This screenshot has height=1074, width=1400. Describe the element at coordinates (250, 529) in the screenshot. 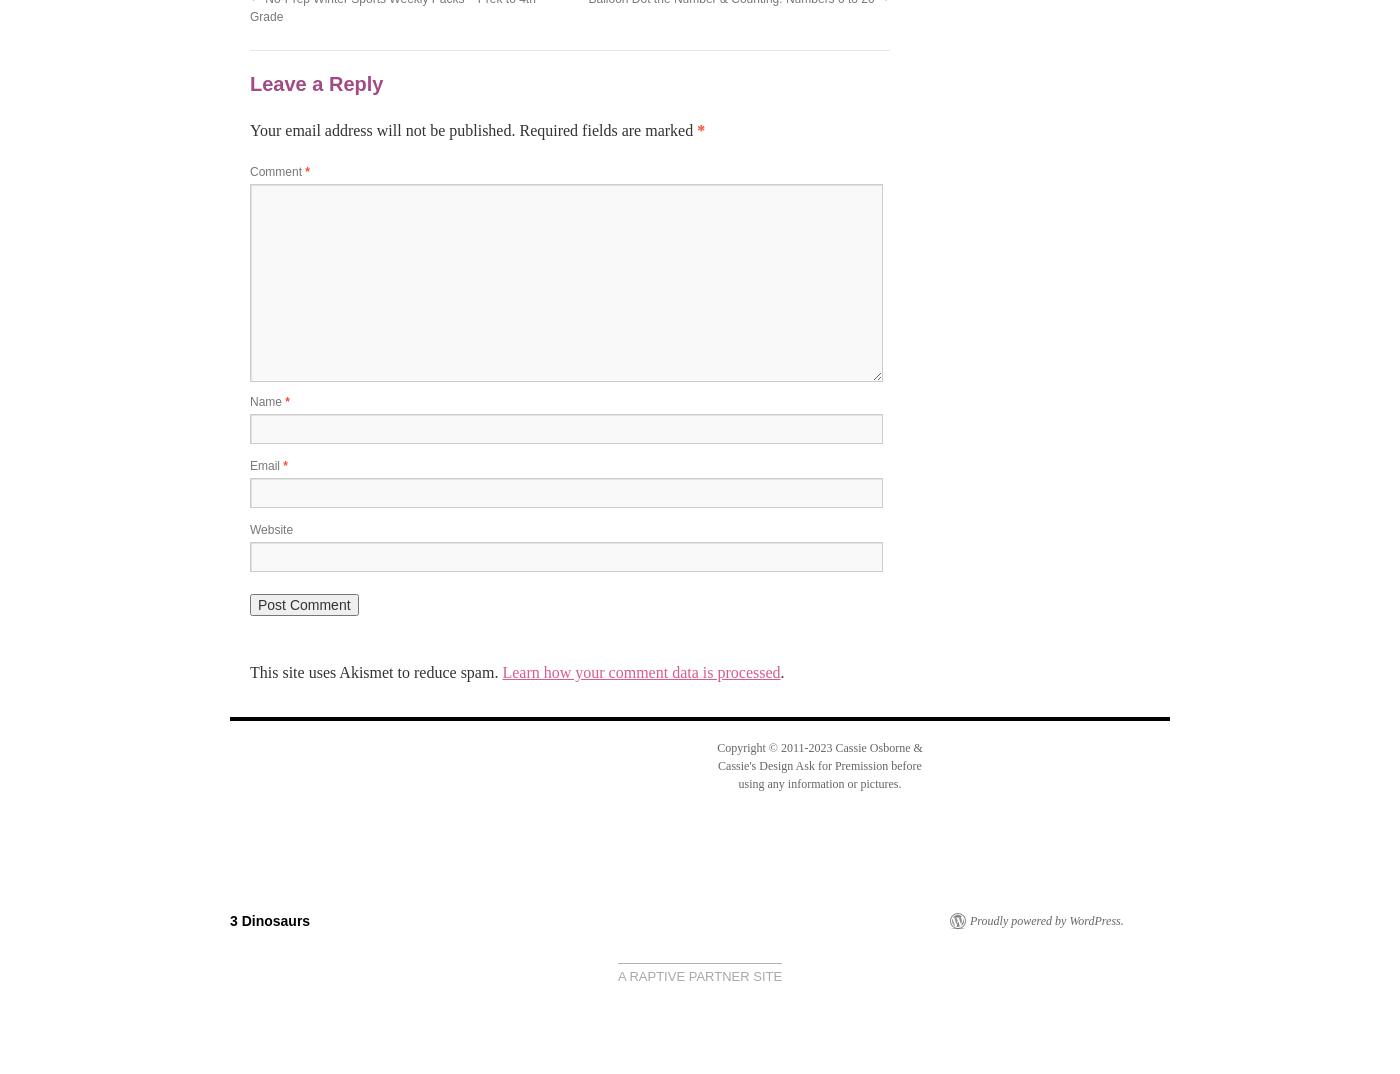

I see `'Website'` at that location.